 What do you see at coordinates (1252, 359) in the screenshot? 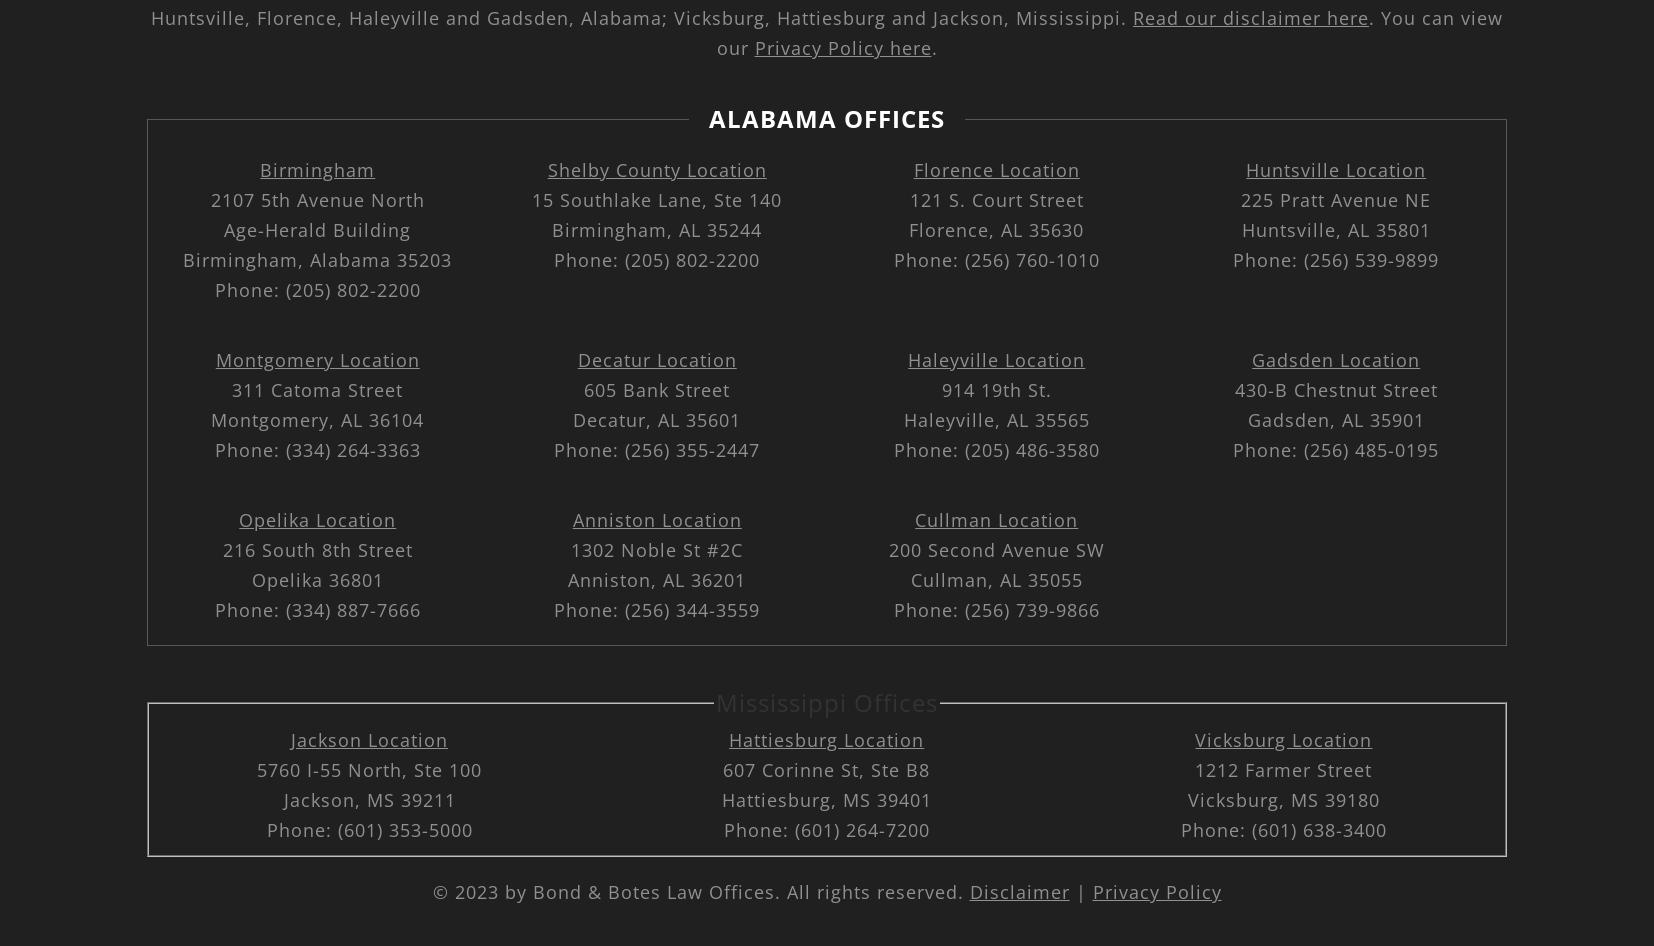
I see `'Gadsden Location'` at bounding box center [1252, 359].